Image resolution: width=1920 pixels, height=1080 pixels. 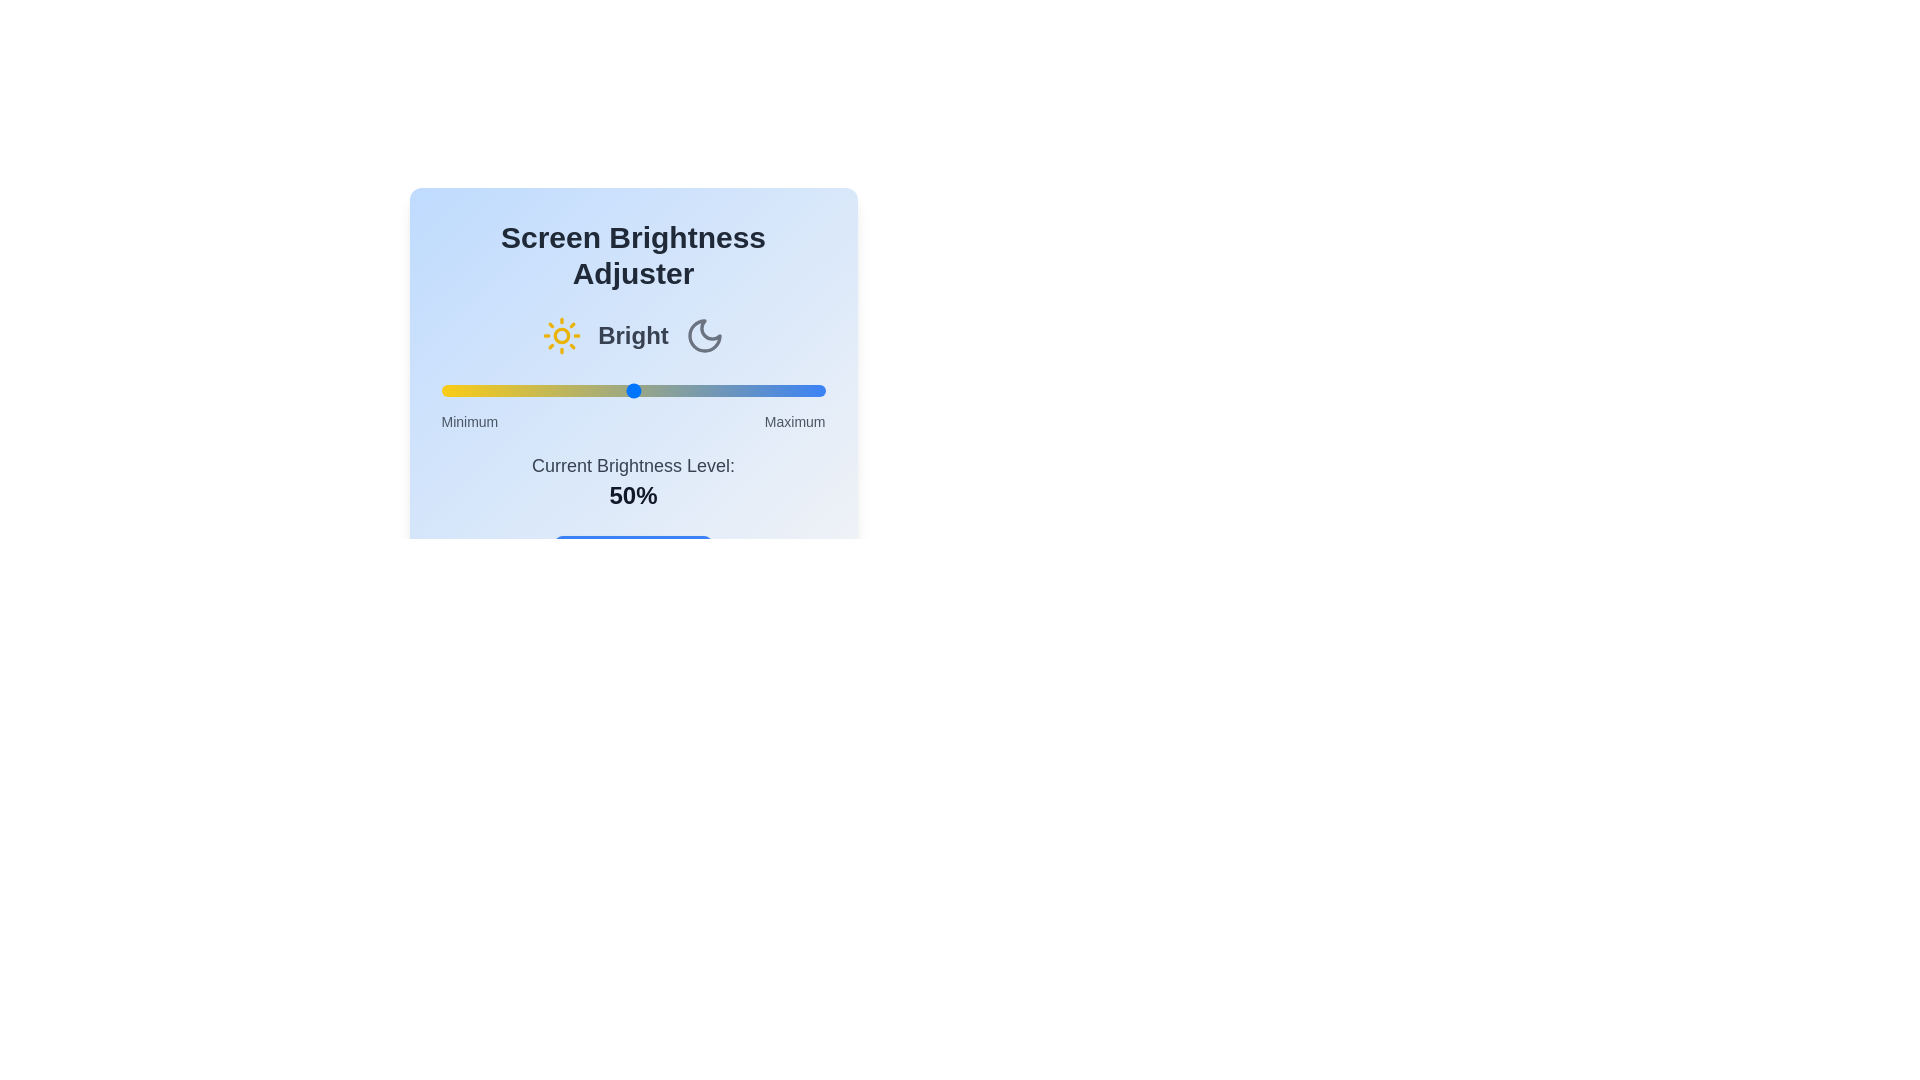 What do you see at coordinates (806, 390) in the screenshot?
I see `the brightness slider to 95%` at bounding box center [806, 390].